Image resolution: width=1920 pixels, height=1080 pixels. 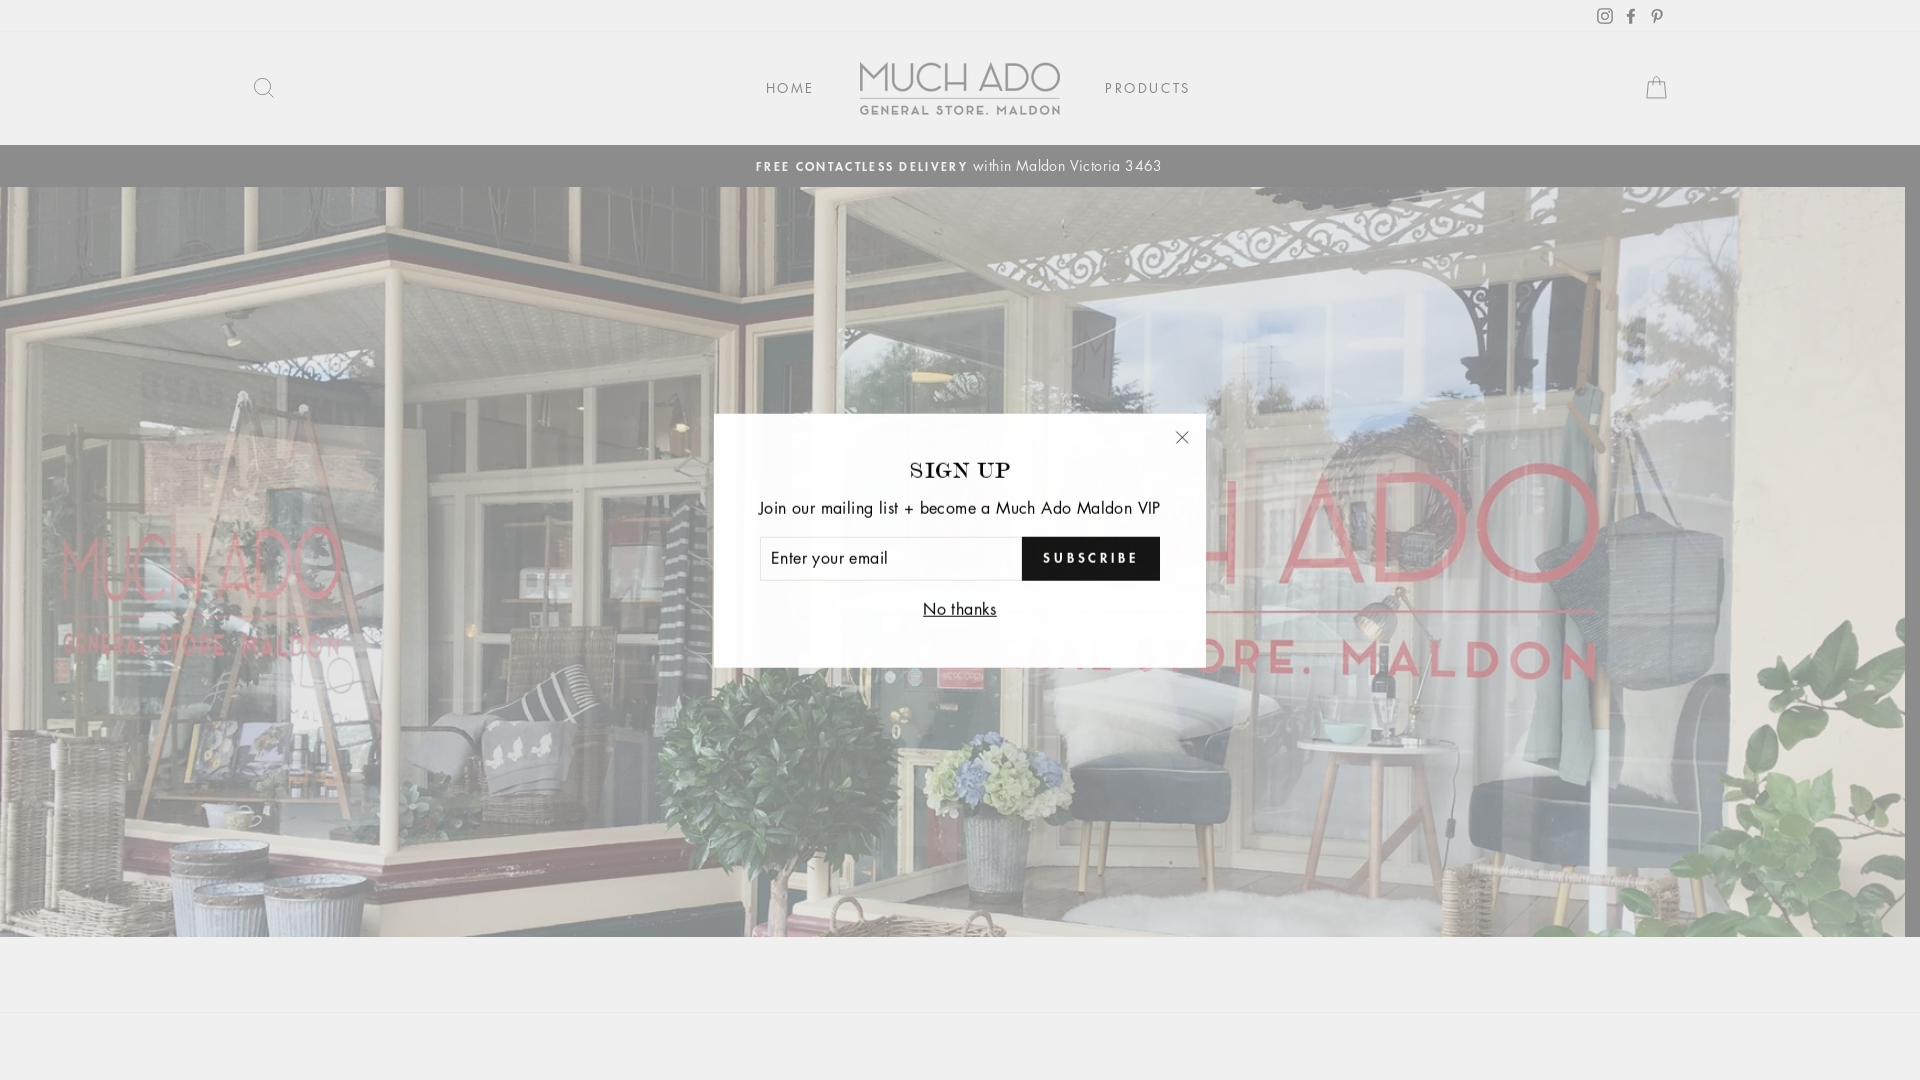 What do you see at coordinates (1622, 15) in the screenshot?
I see `'Facebook'` at bounding box center [1622, 15].